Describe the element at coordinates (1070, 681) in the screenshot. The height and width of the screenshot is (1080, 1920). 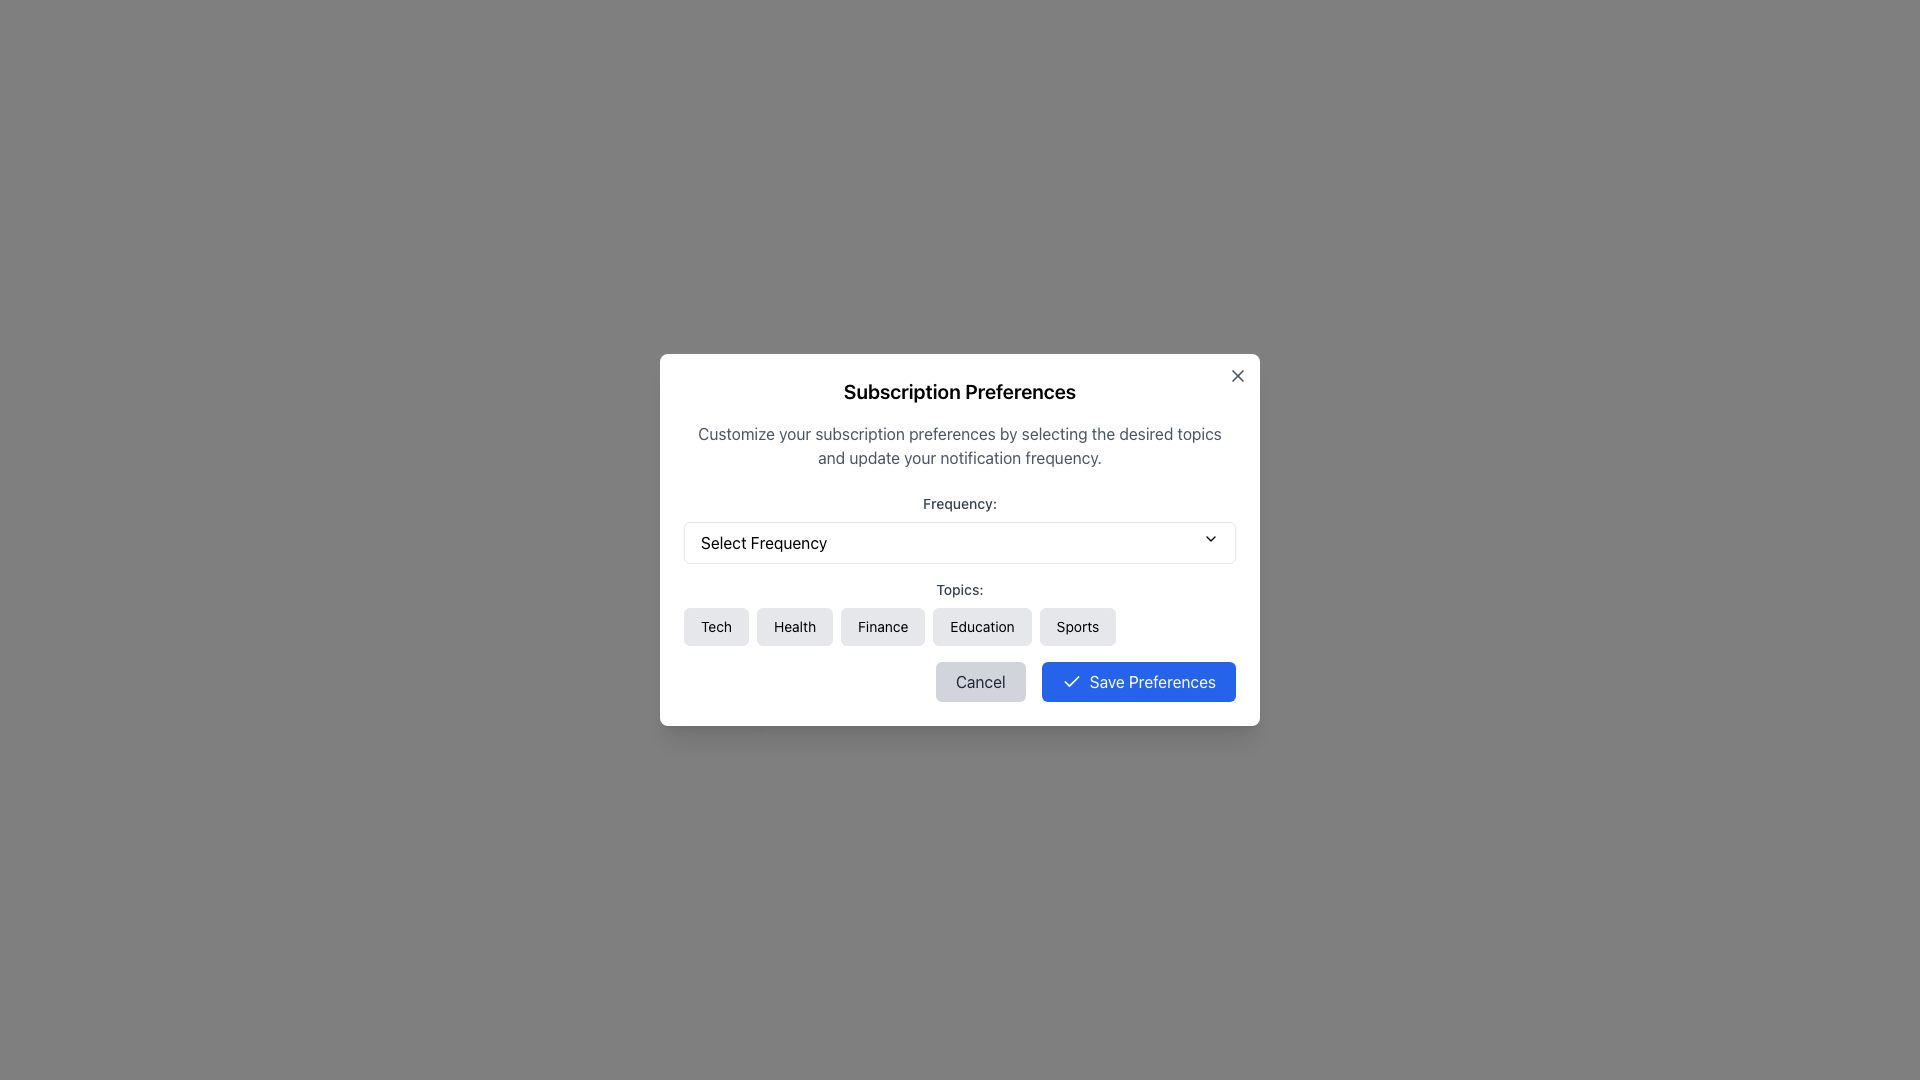
I see `the icon within the 'Save Preferences' button, which is located to the left of the text and slightly aligned towards the middle vertically` at that location.